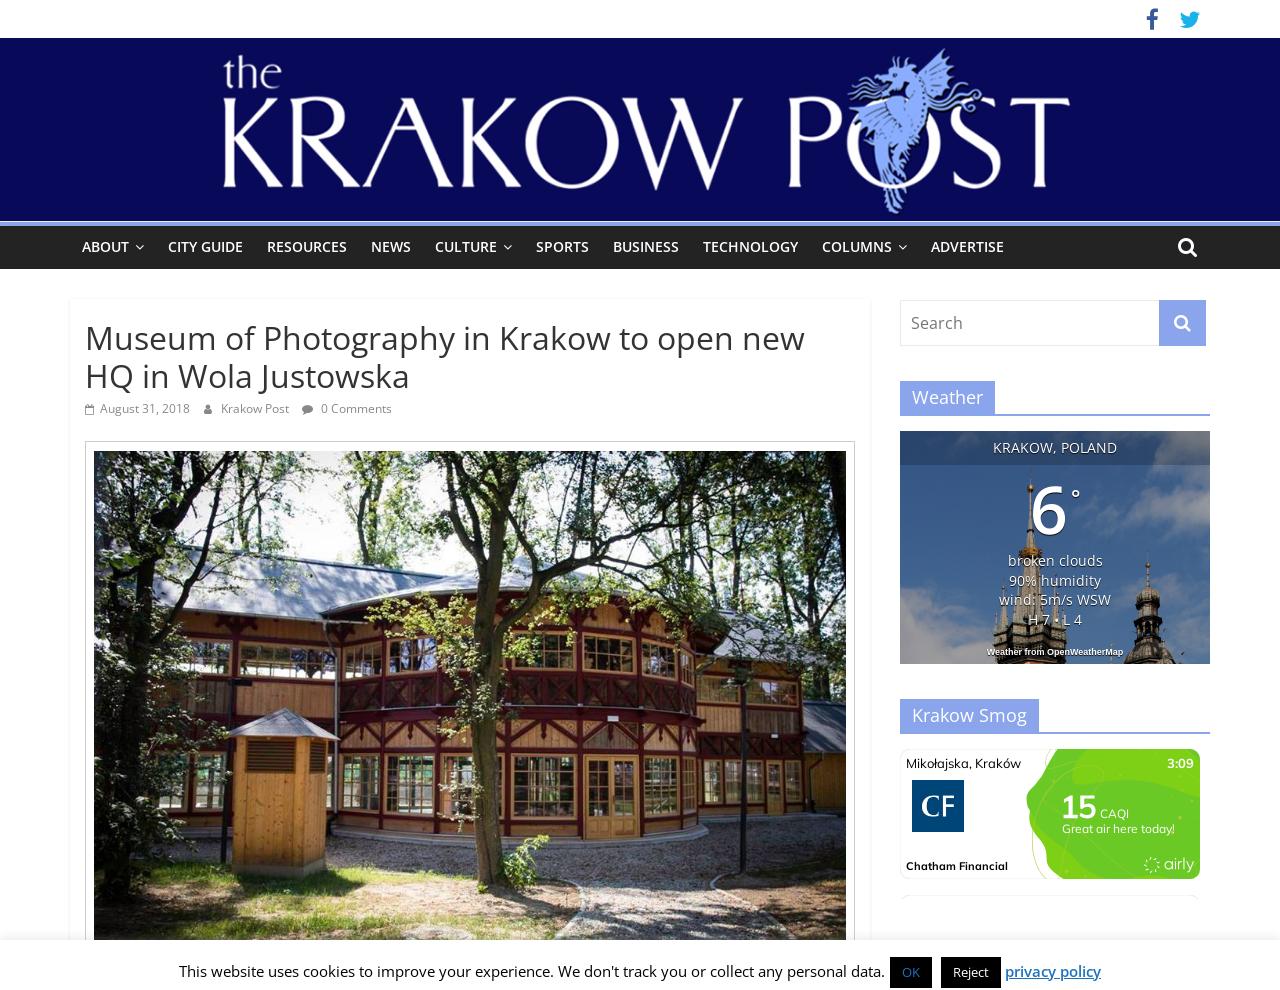 This screenshot has height=990, width=1280. I want to click on 'wind: 5m/s WSW', so click(1053, 598).